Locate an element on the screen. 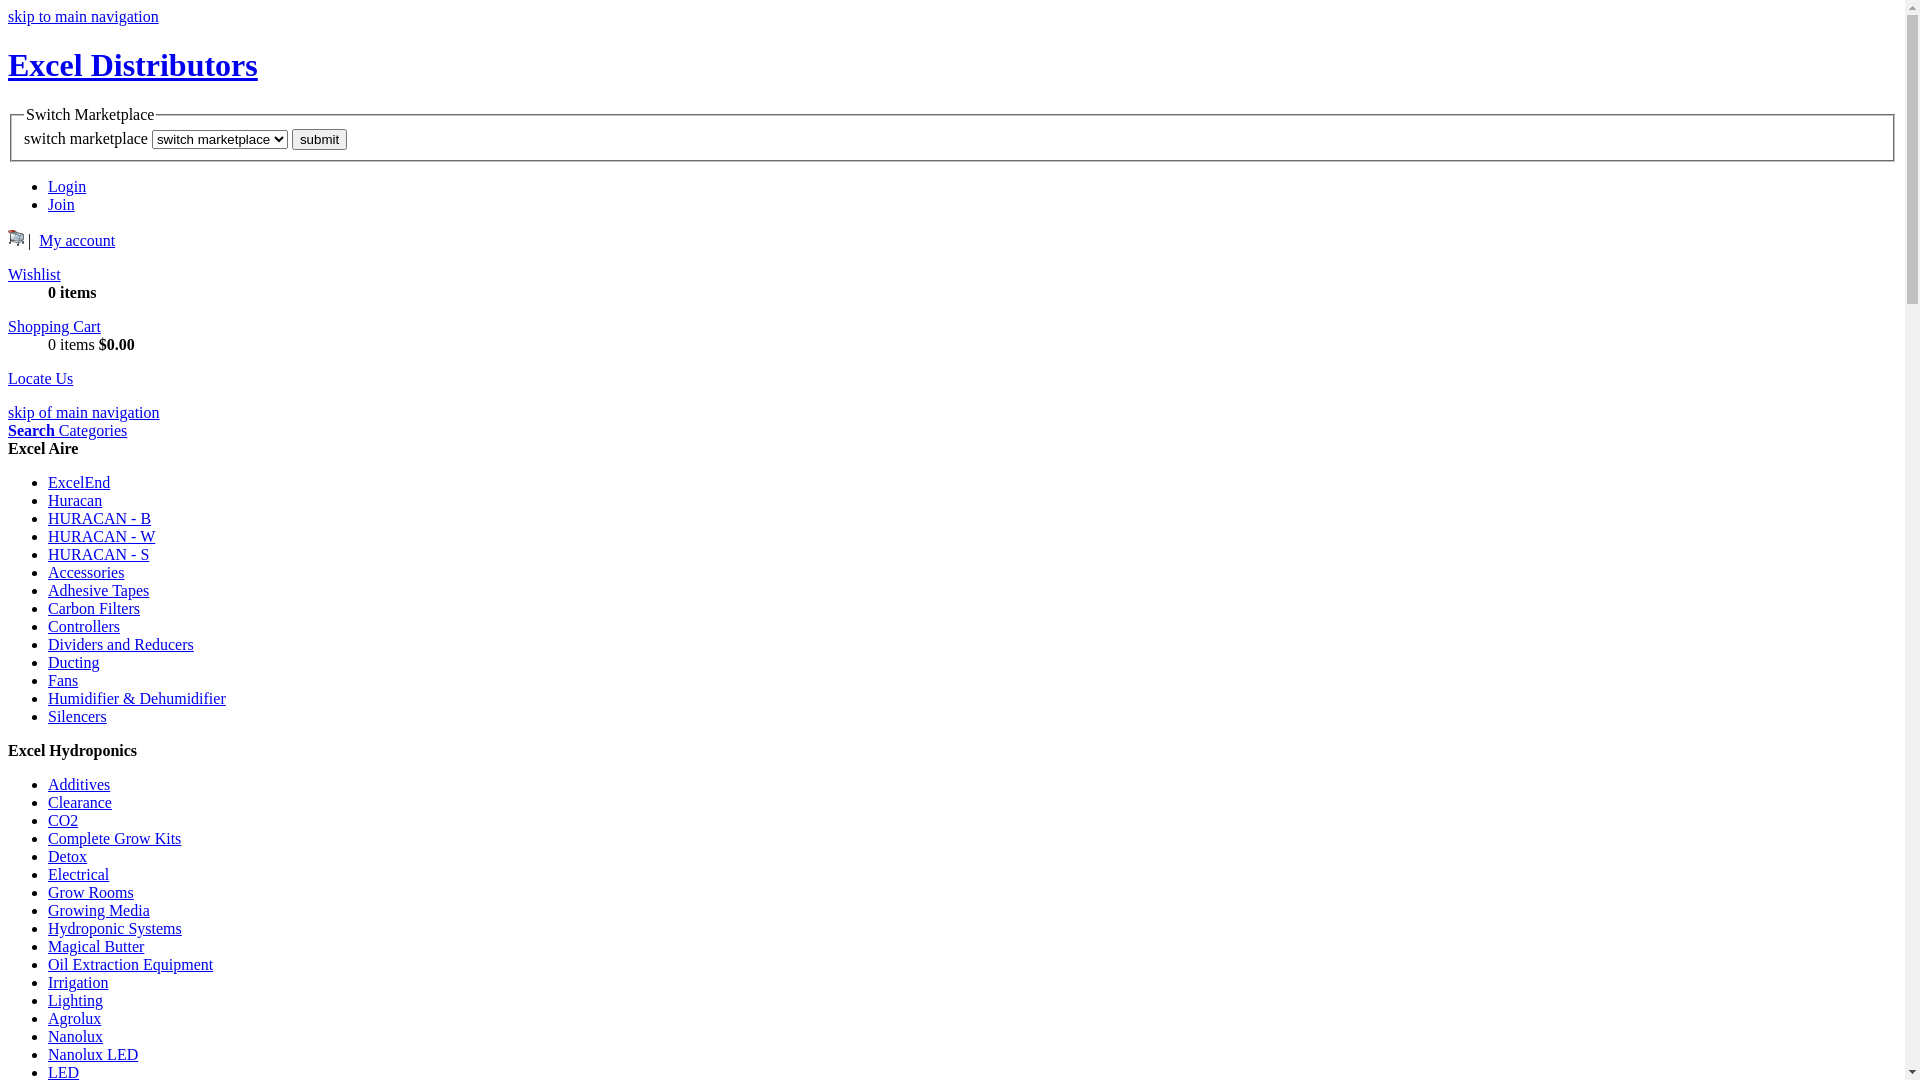  'Nanolux LED' is located at coordinates (48, 1053).